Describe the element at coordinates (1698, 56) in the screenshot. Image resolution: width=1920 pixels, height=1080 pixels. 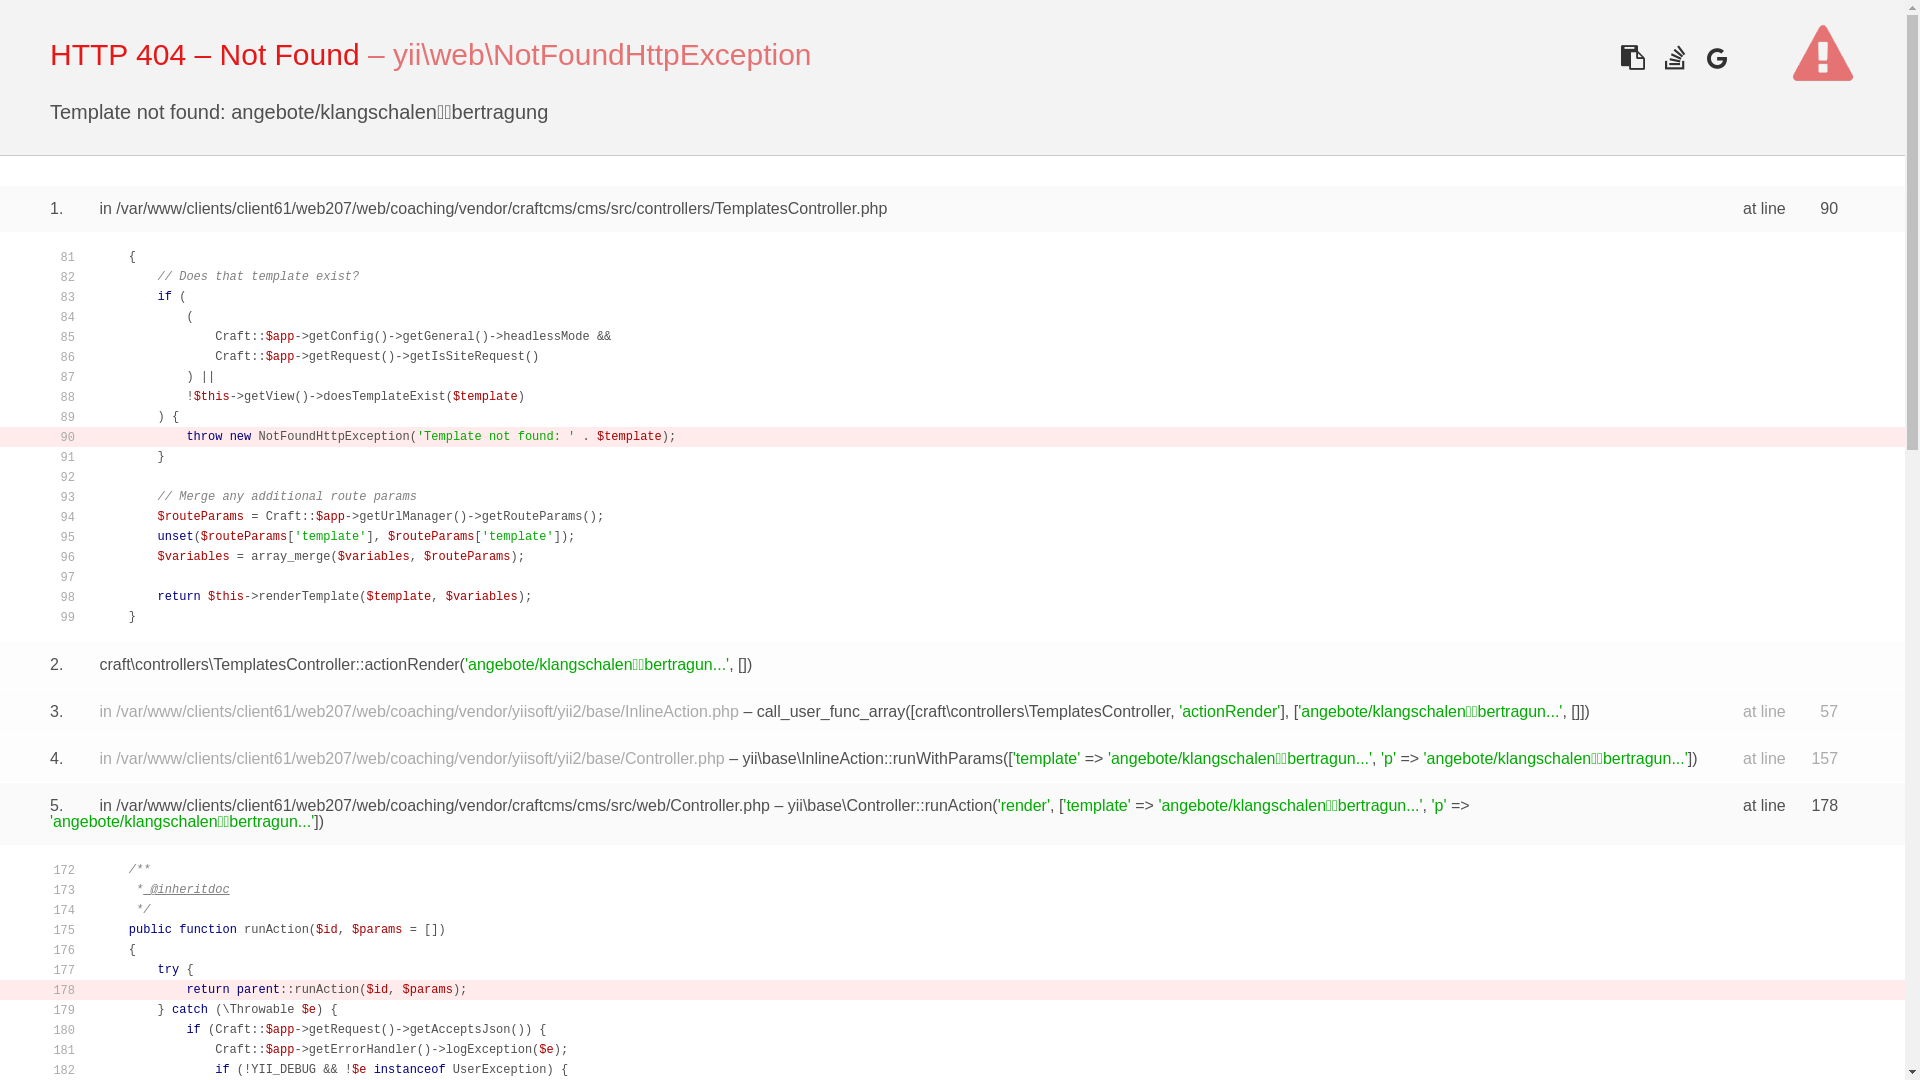
I see `'Search error on Google'` at that location.